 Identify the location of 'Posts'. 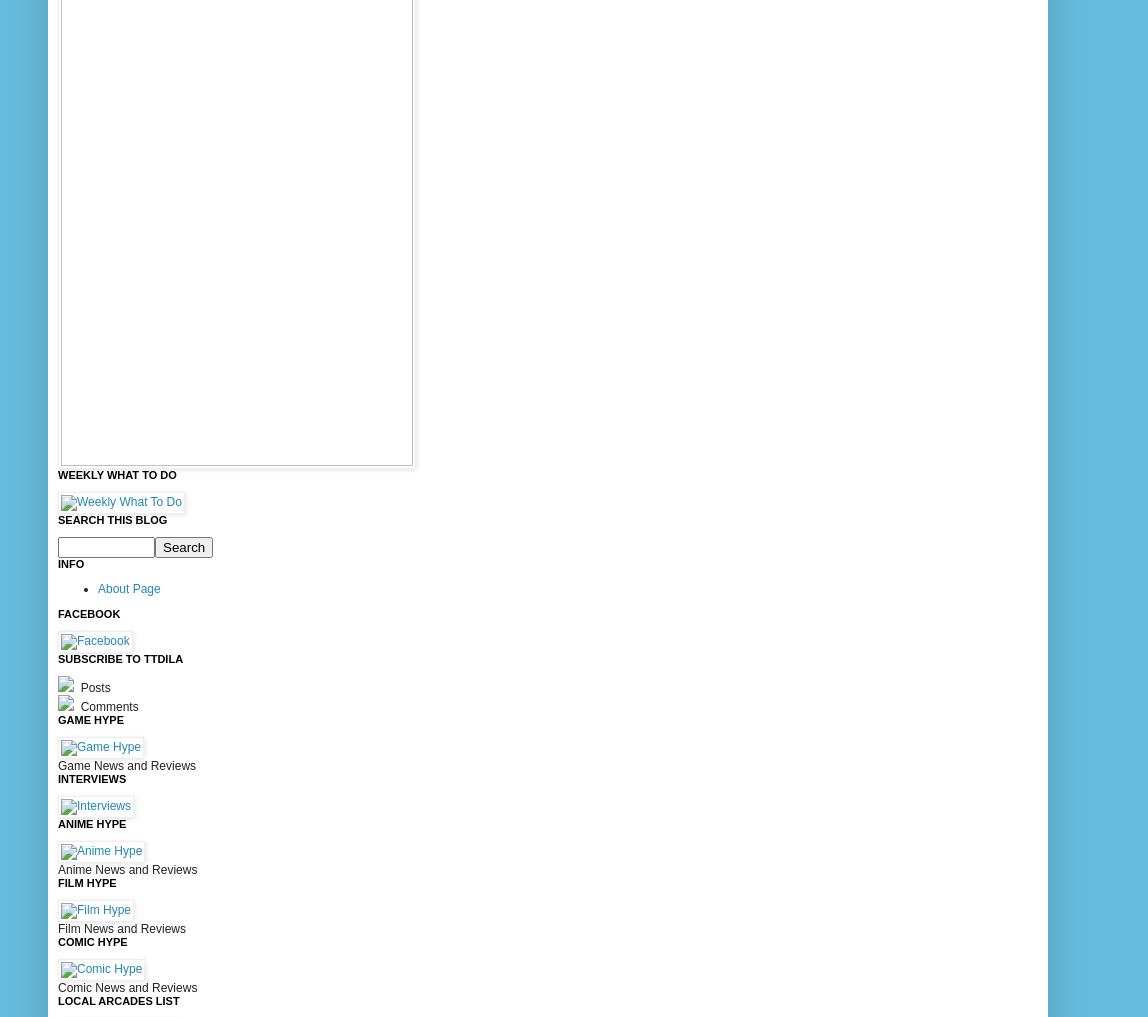
(93, 685).